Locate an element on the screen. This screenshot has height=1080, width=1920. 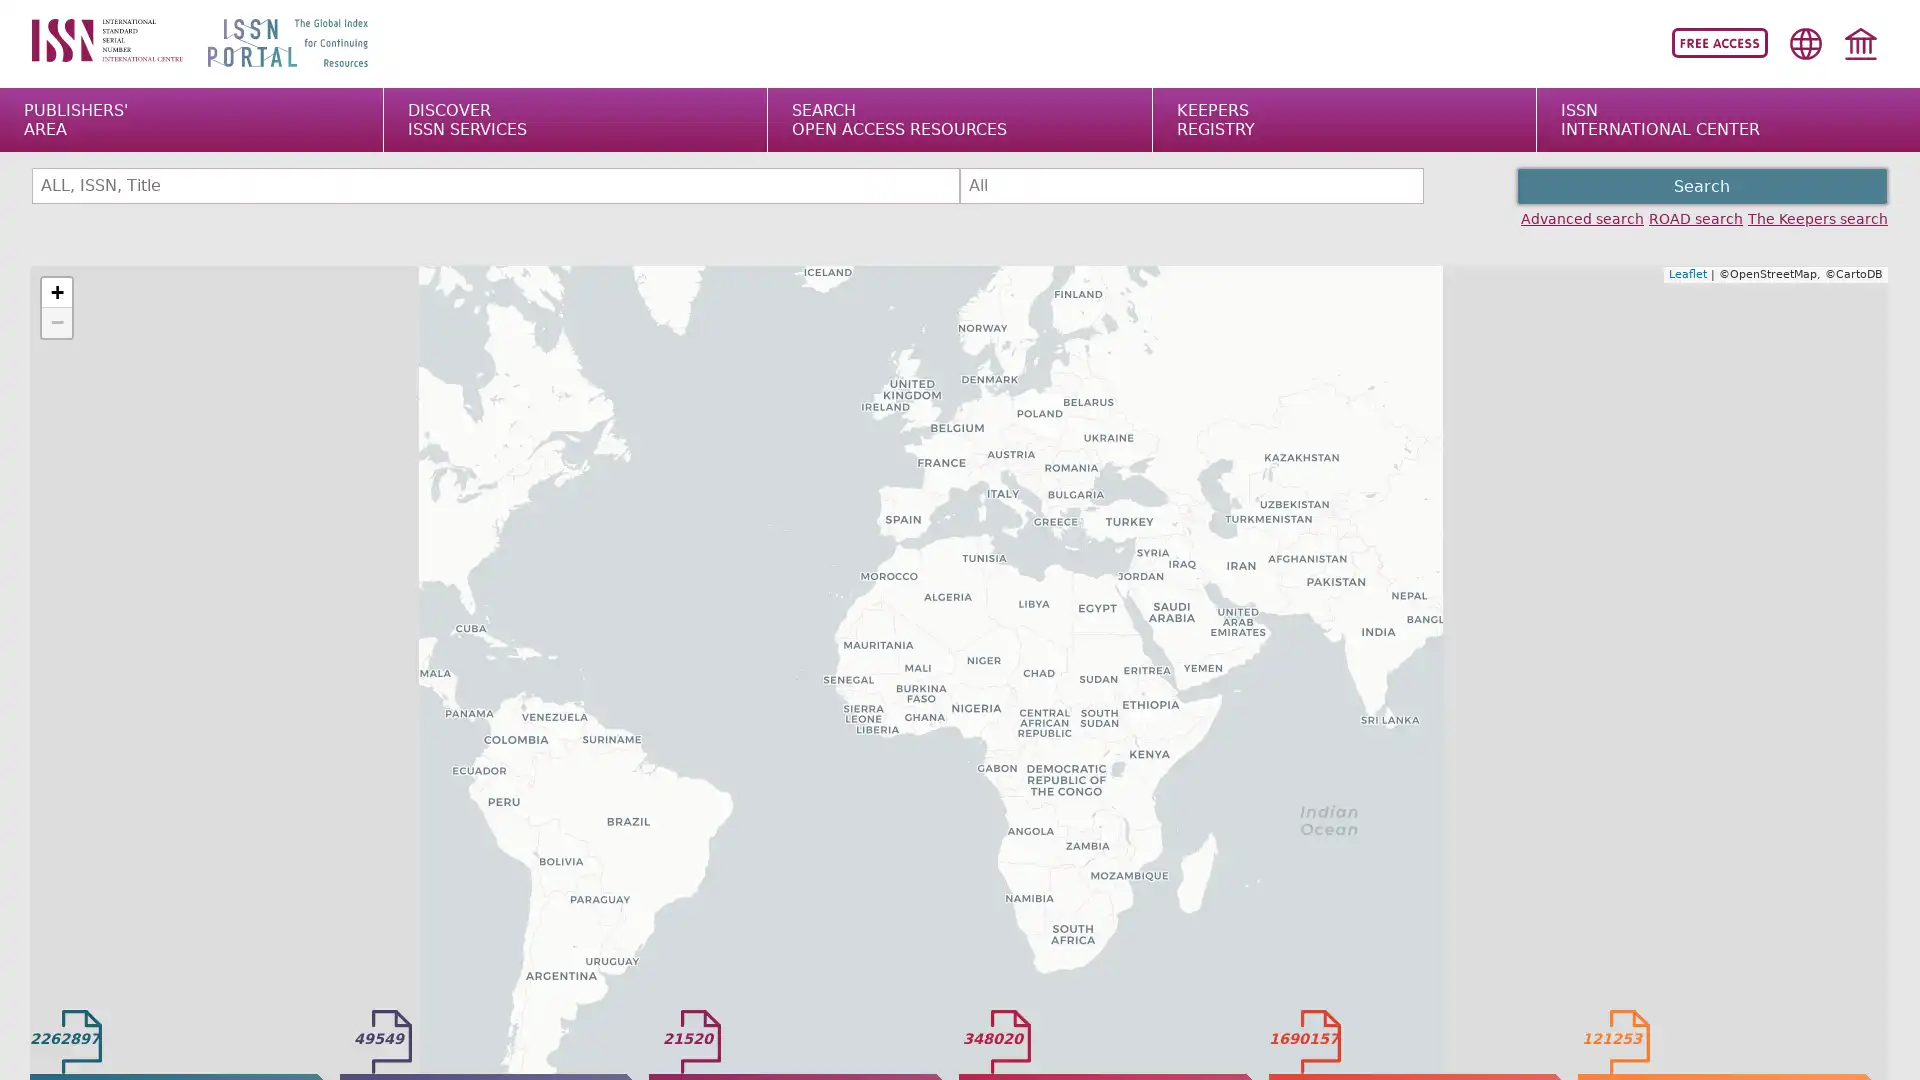
Search is located at coordinates (1701, 186).